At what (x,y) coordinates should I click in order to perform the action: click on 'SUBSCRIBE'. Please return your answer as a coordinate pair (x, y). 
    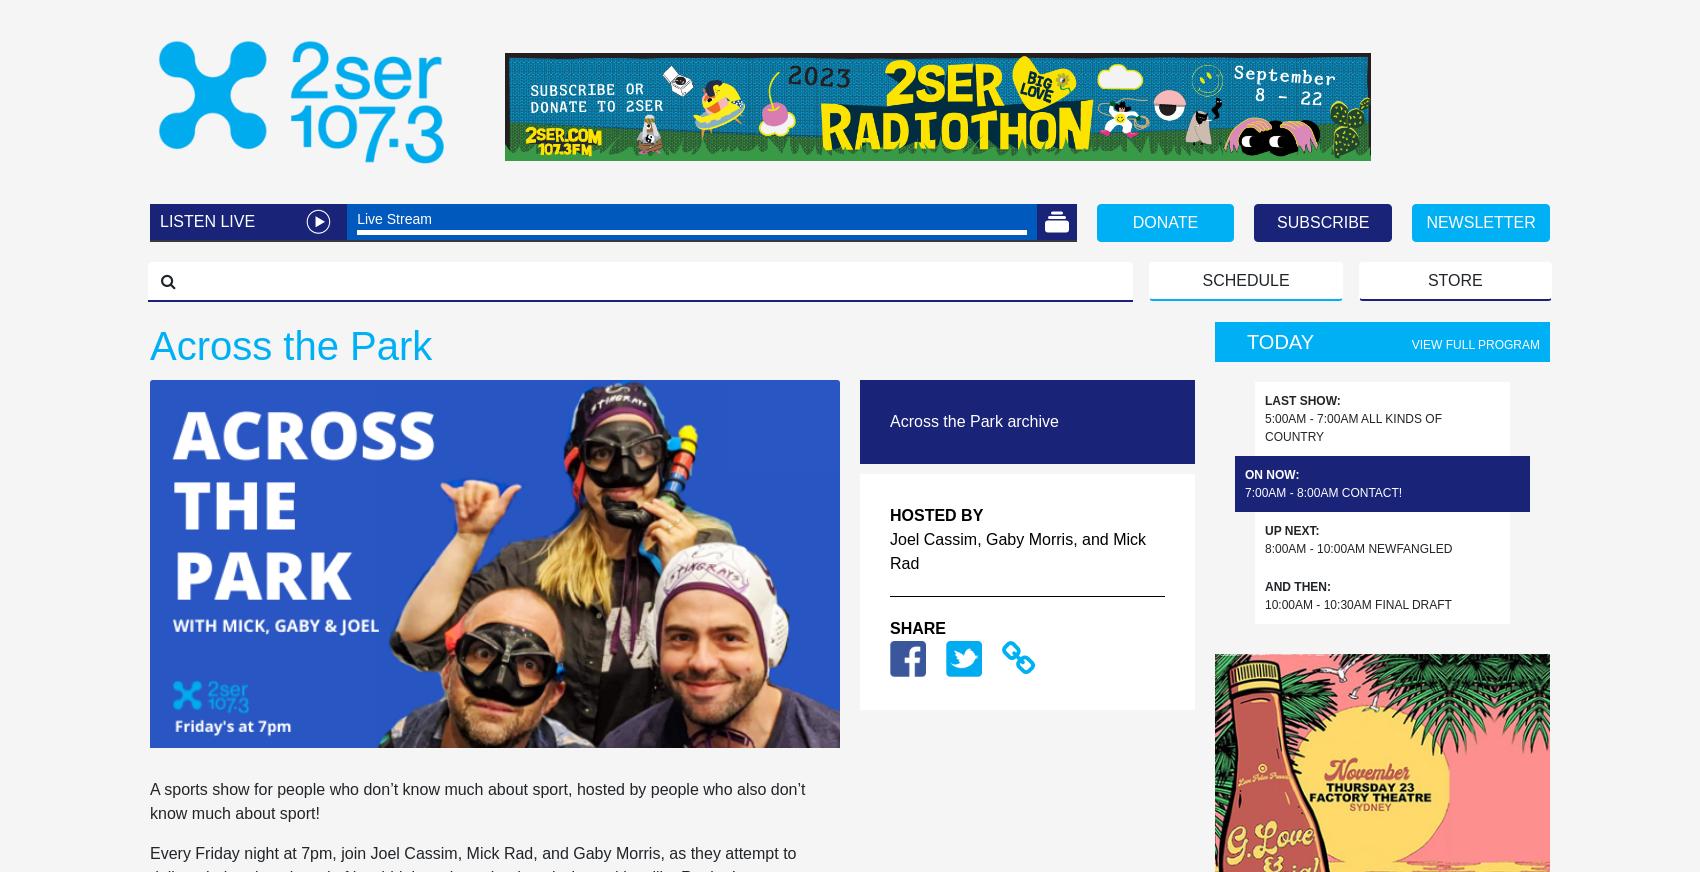
    Looking at the image, I should click on (1322, 220).